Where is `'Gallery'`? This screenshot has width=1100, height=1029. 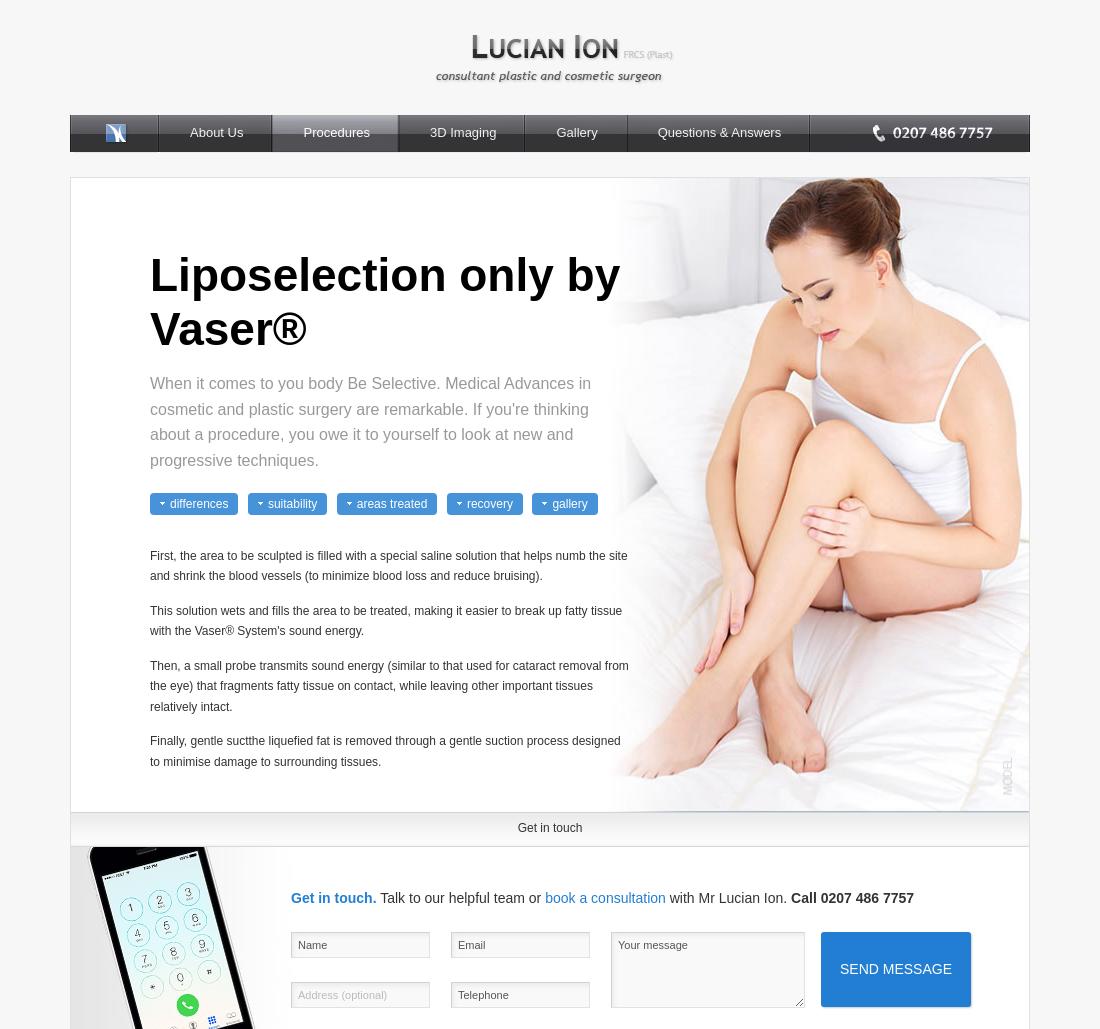 'Gallery' is located at coordinates (555, 131).